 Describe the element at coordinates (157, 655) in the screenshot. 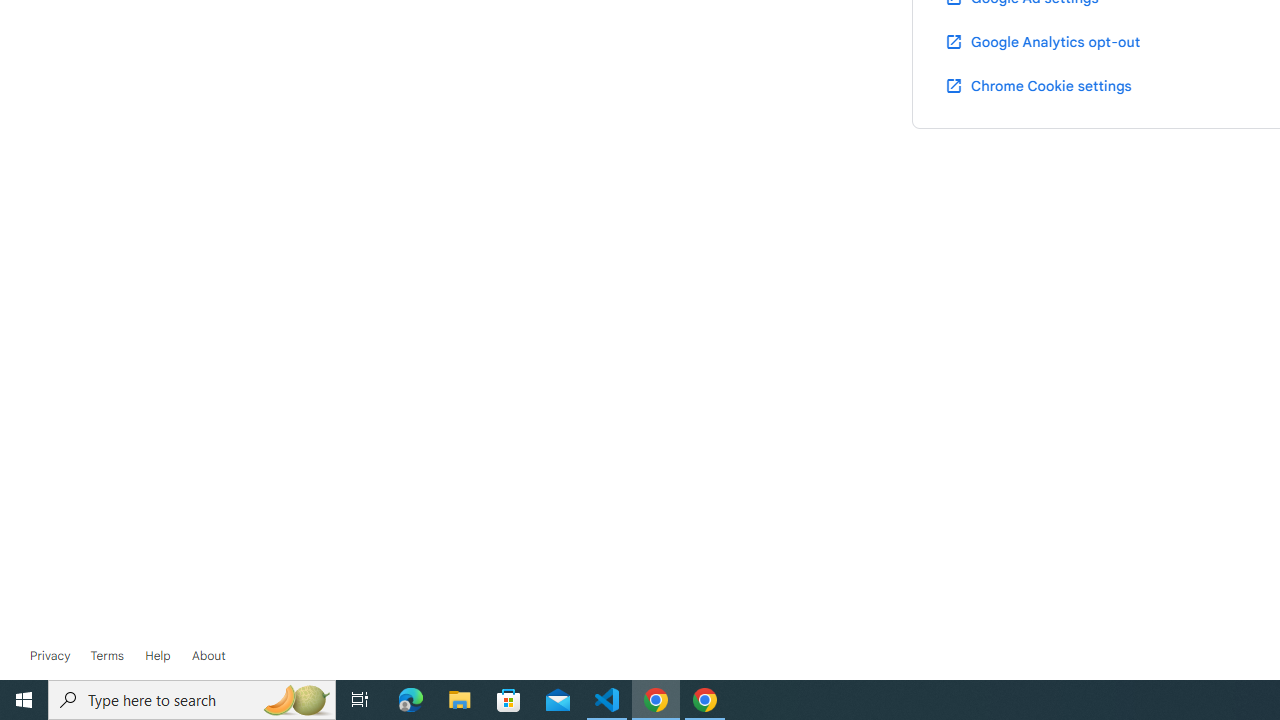

I see `'Help'` at that location.